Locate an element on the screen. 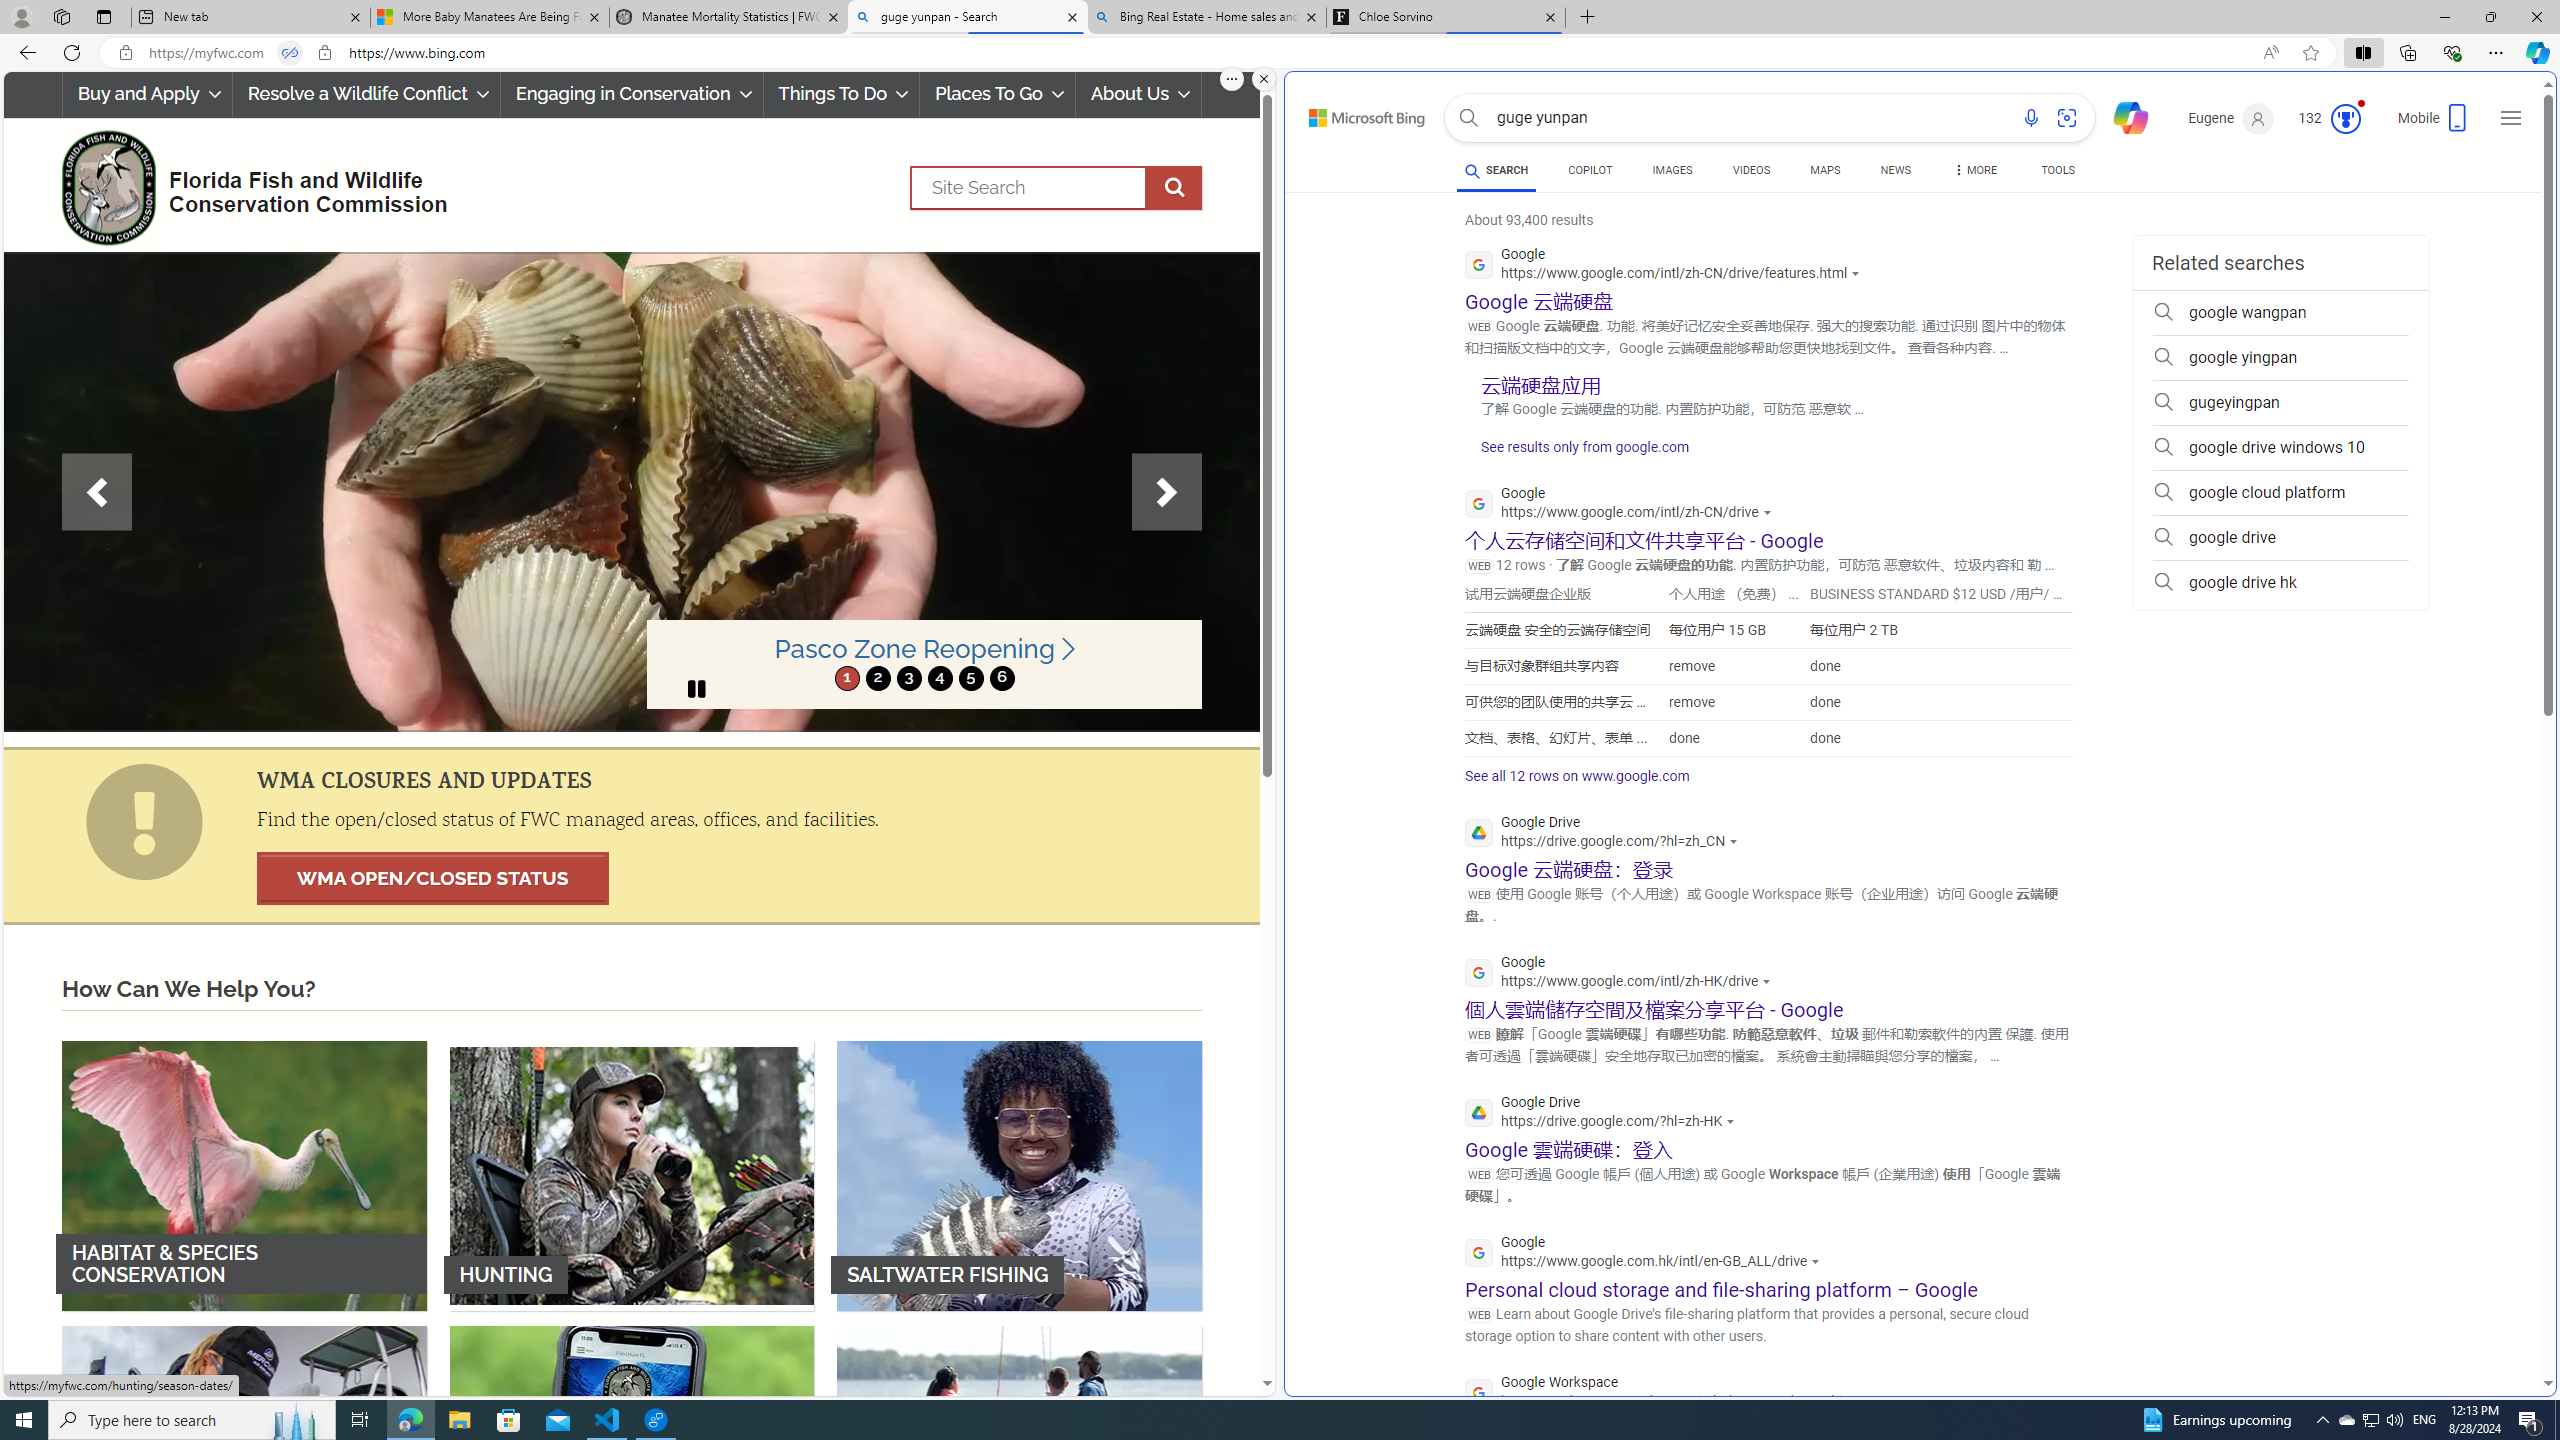  'google drive' is located at coordinates (2279, 536).